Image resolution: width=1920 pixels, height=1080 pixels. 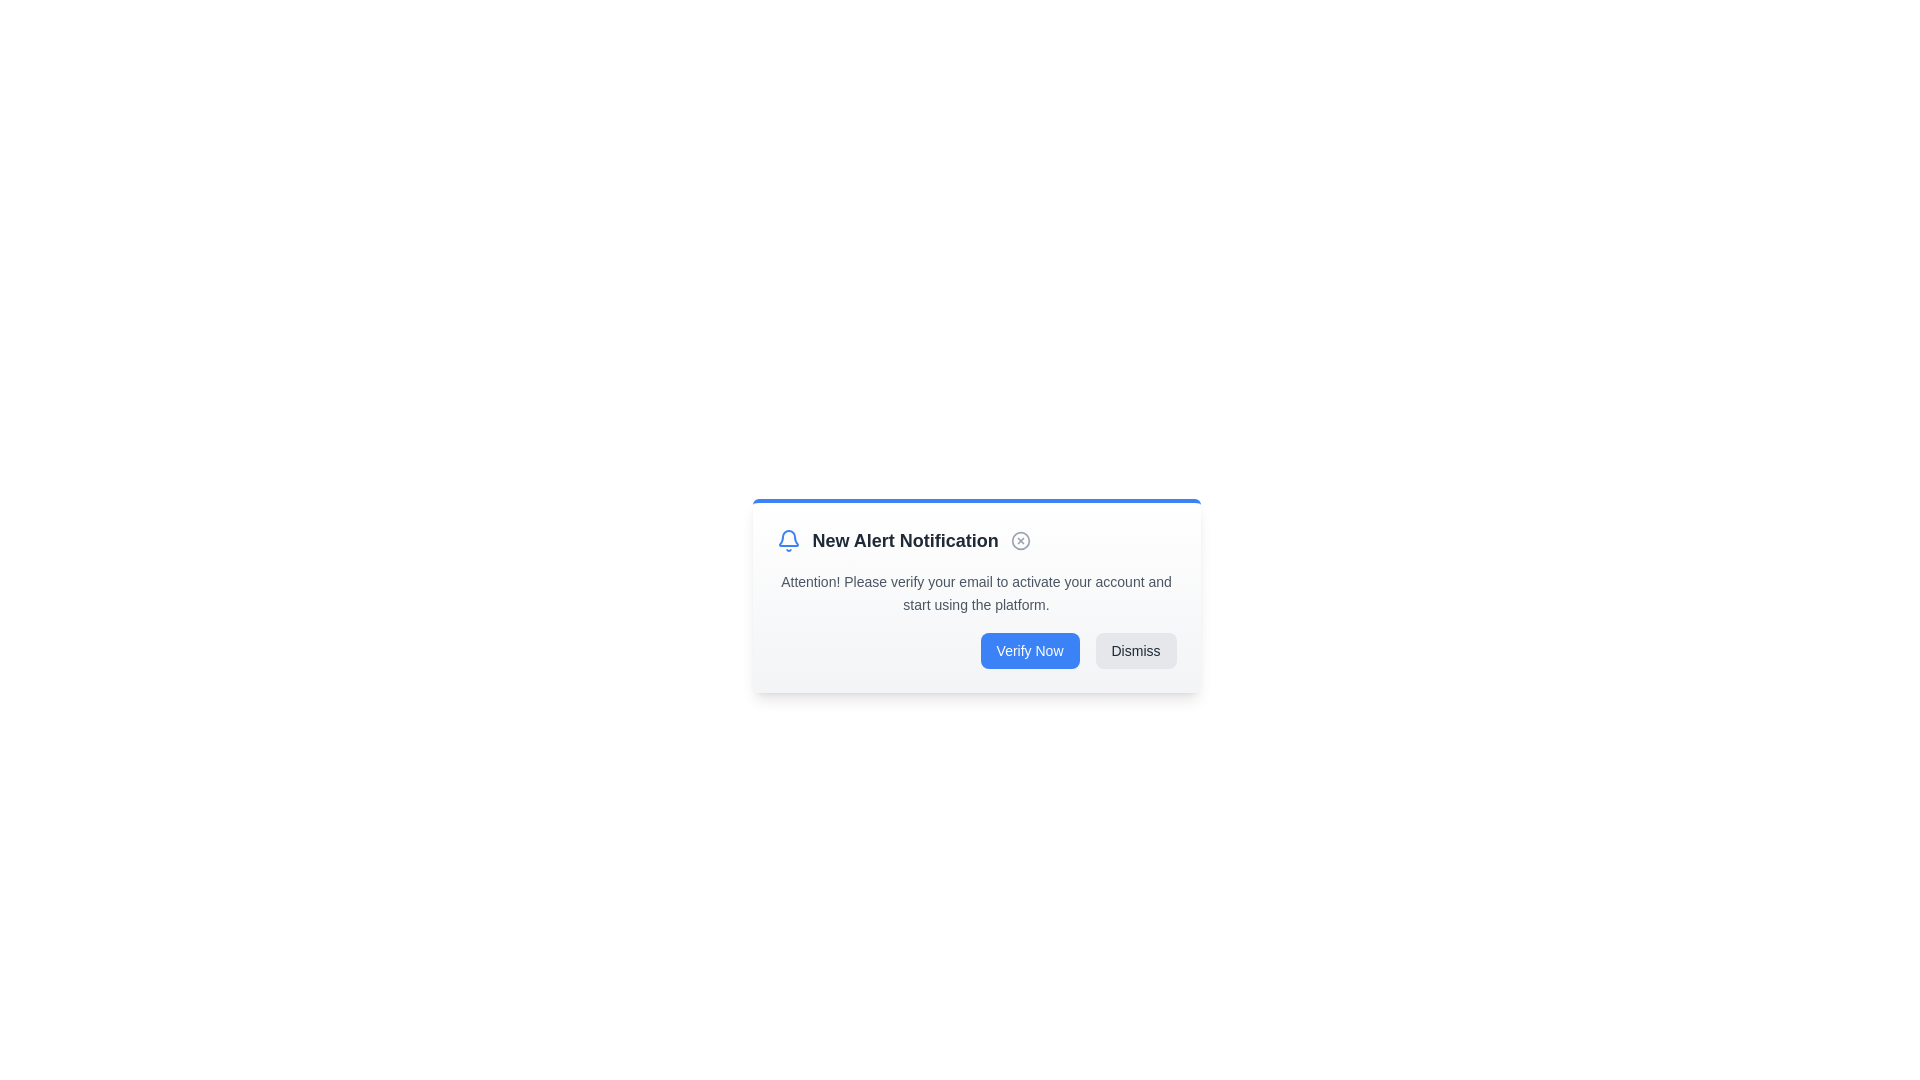 What do you see at coordinates (976, 592) in the screenshot?
I see `the text paragraph styled with a small font size and gray color that instructs users to verify their email, located in the middle section of the notification card` at bounding box center [976, 592].